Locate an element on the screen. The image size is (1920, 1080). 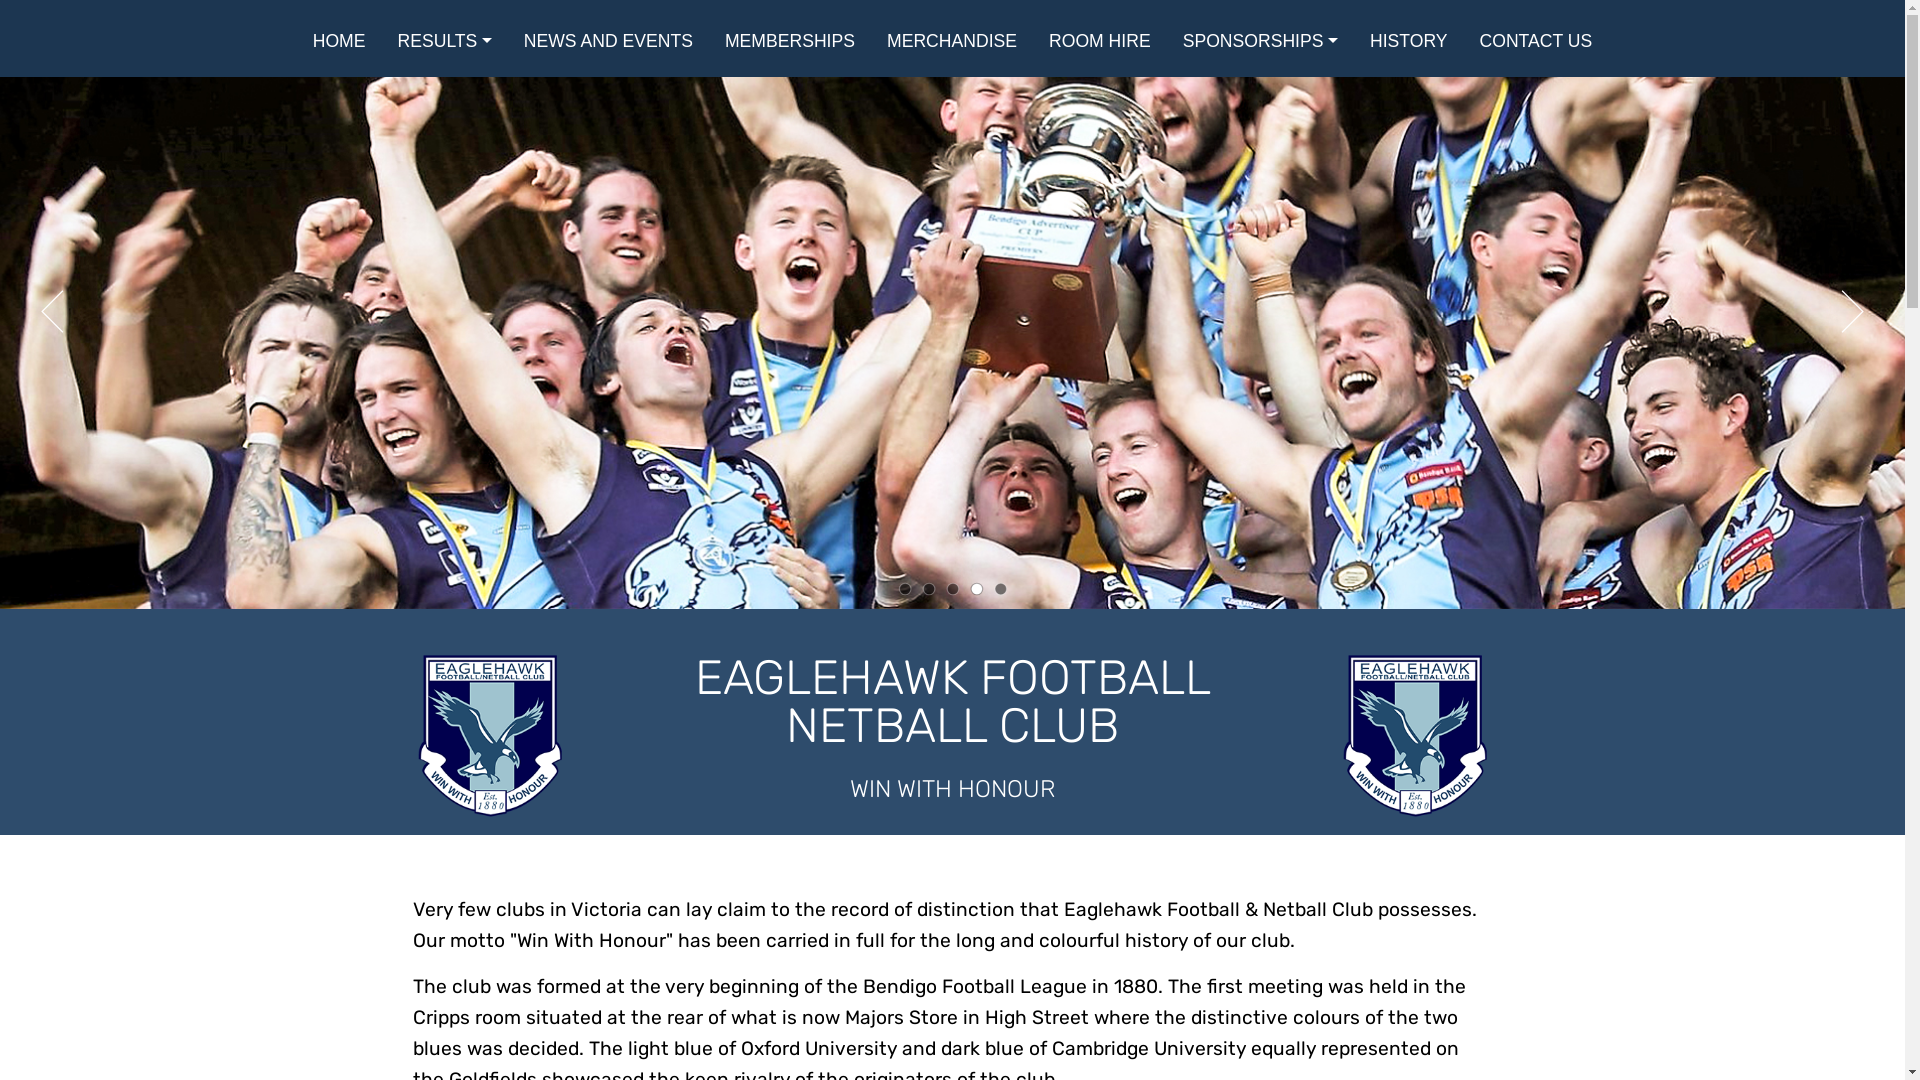
'RESULTS' is located at coordinates (444, 41).